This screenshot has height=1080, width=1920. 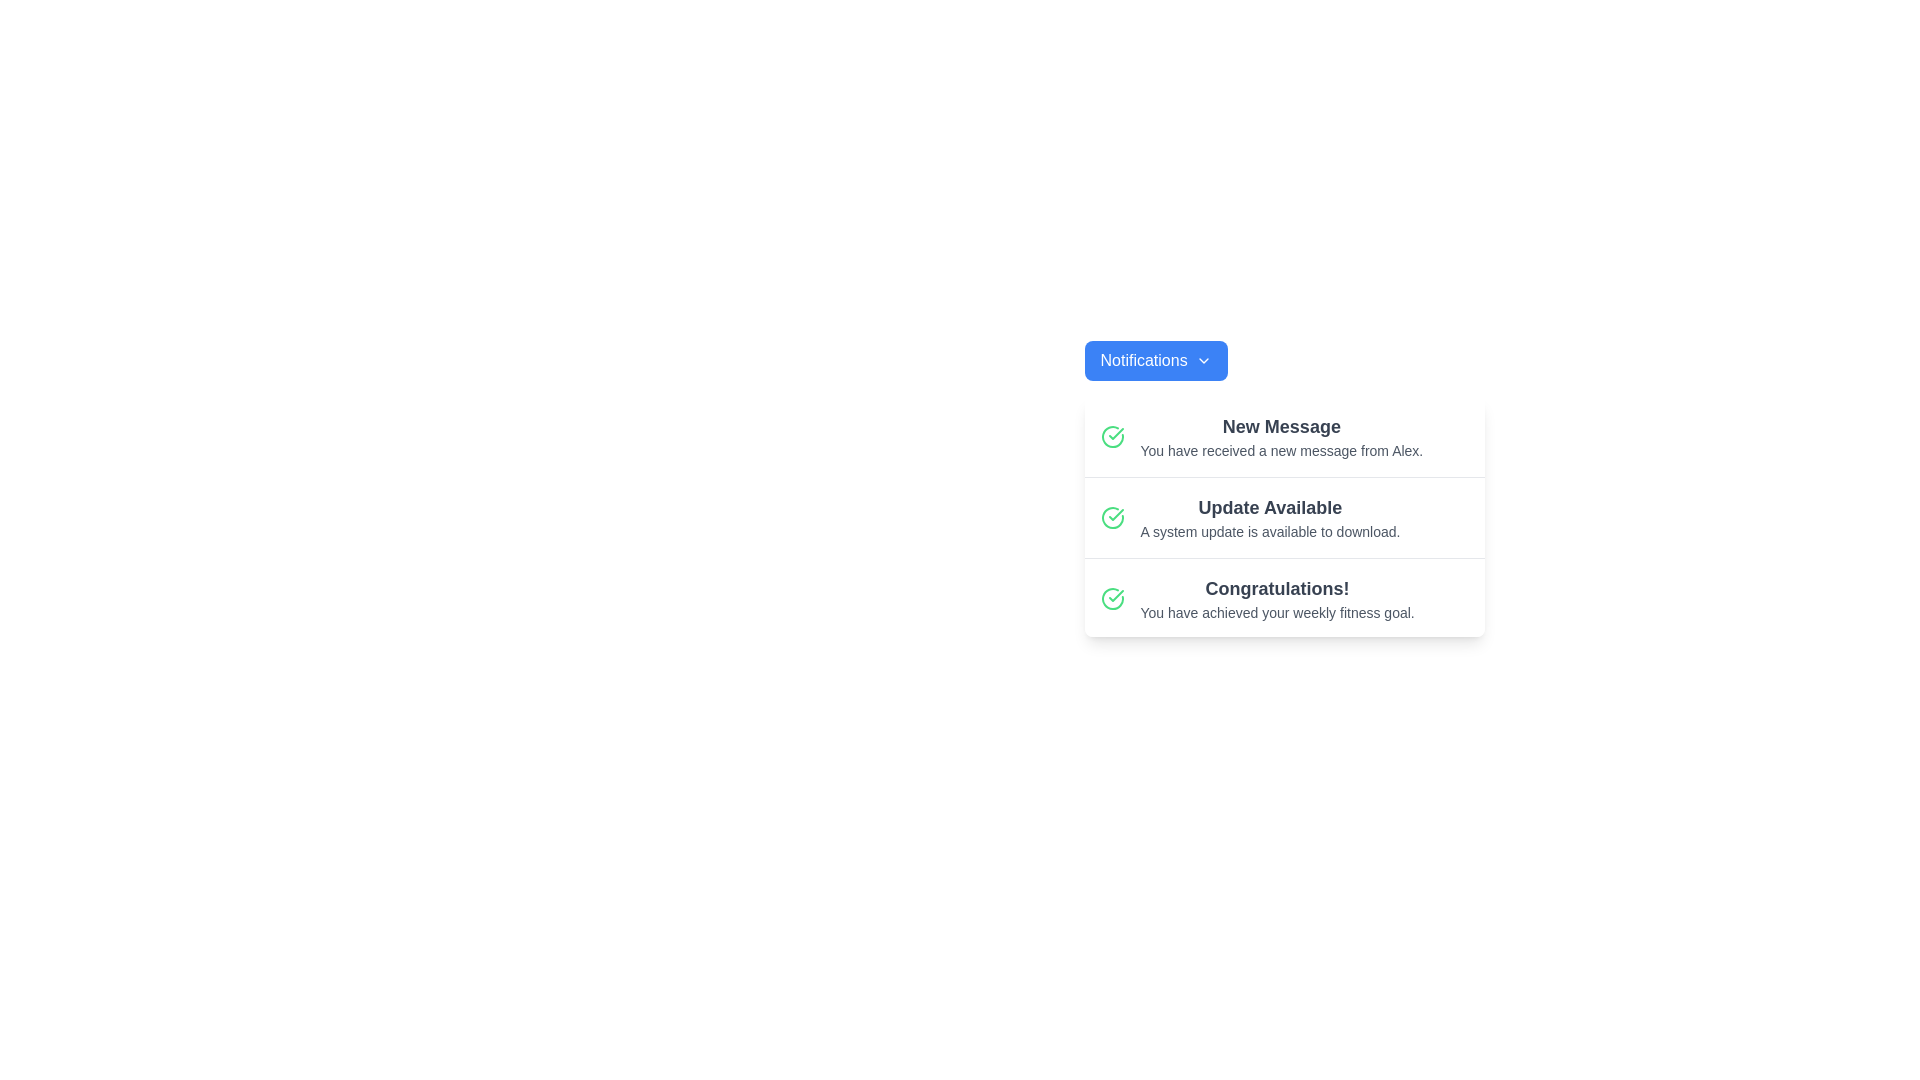 What do you see at coordinates (1269, 507) in the screenshot?
I see `text 'Update Available' from the first line of the second notification card in the 'Notifications' dropdown` at bounding box center [1269, 507].